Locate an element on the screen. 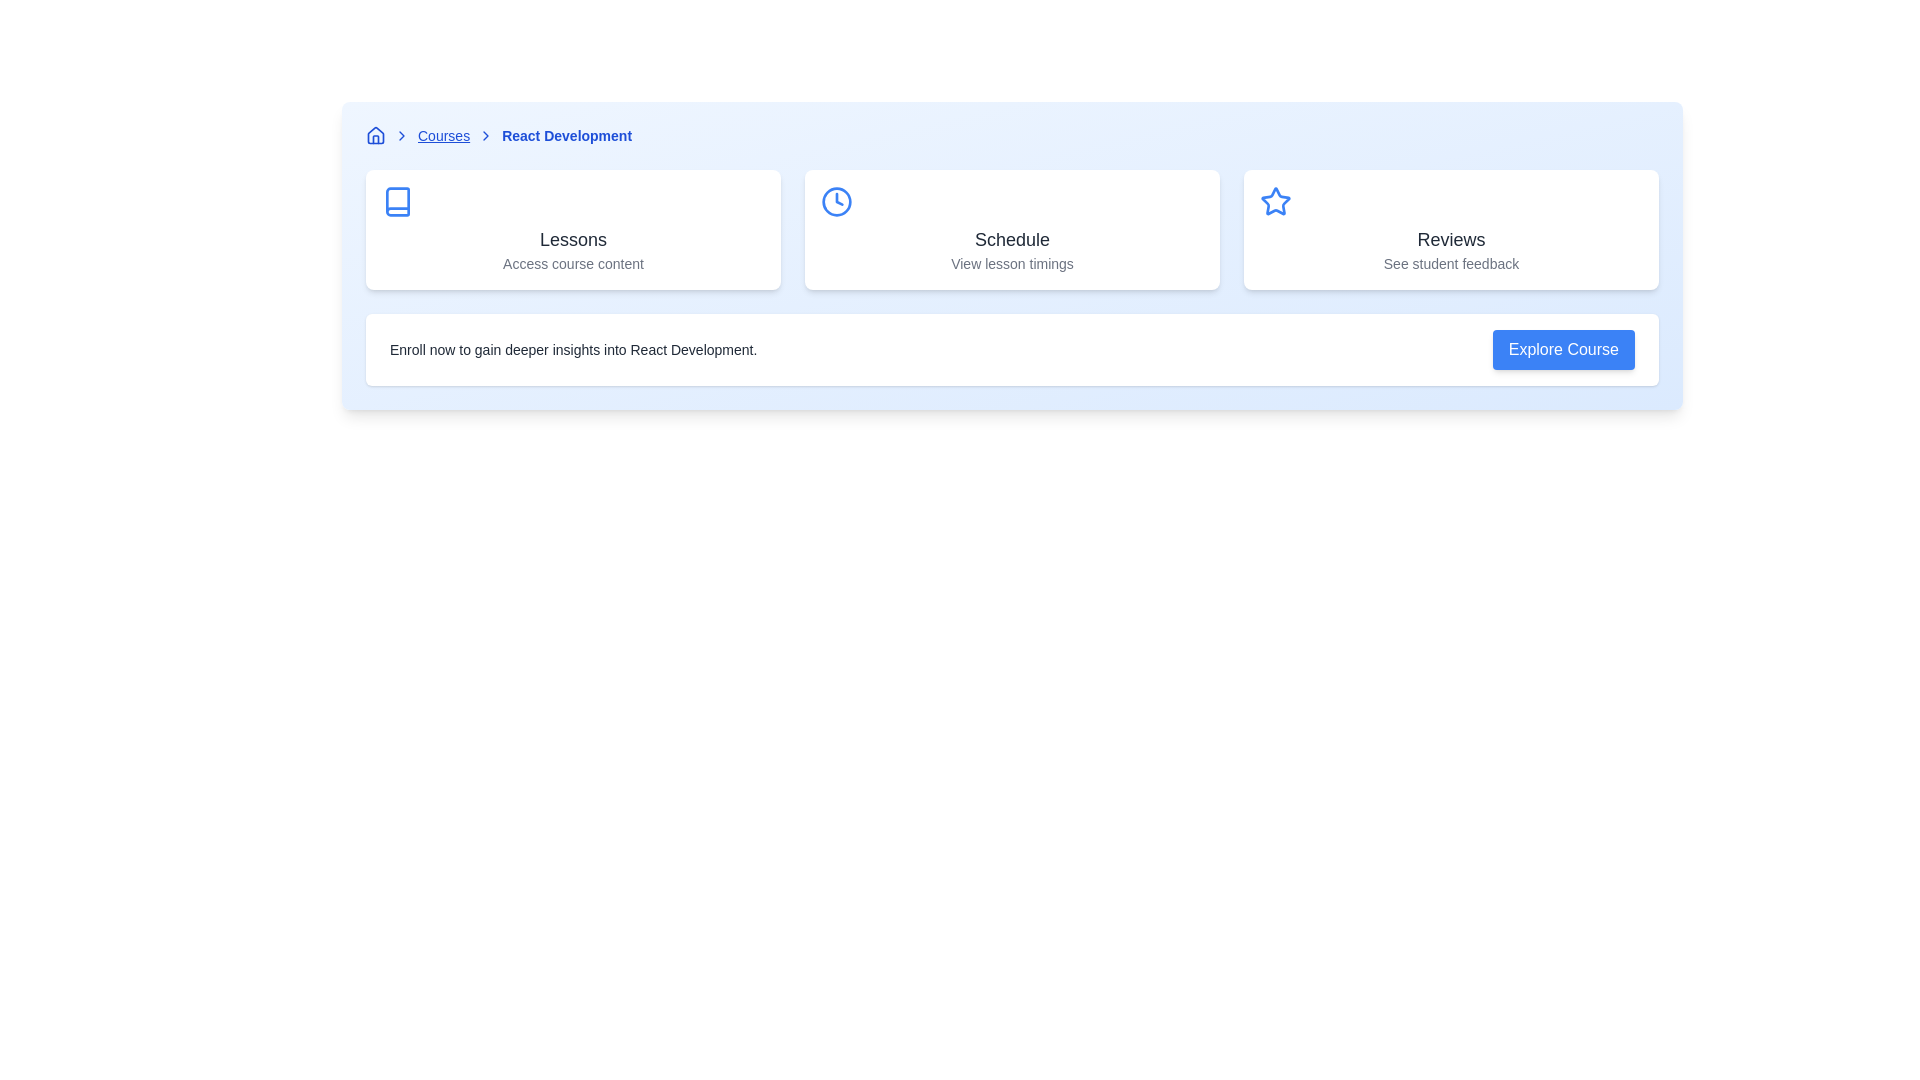 The image size is (1920, 1080). the 'Lessons' icon located in the top-left corner of the 'Lessons' card is located at coordinates (398, 201).